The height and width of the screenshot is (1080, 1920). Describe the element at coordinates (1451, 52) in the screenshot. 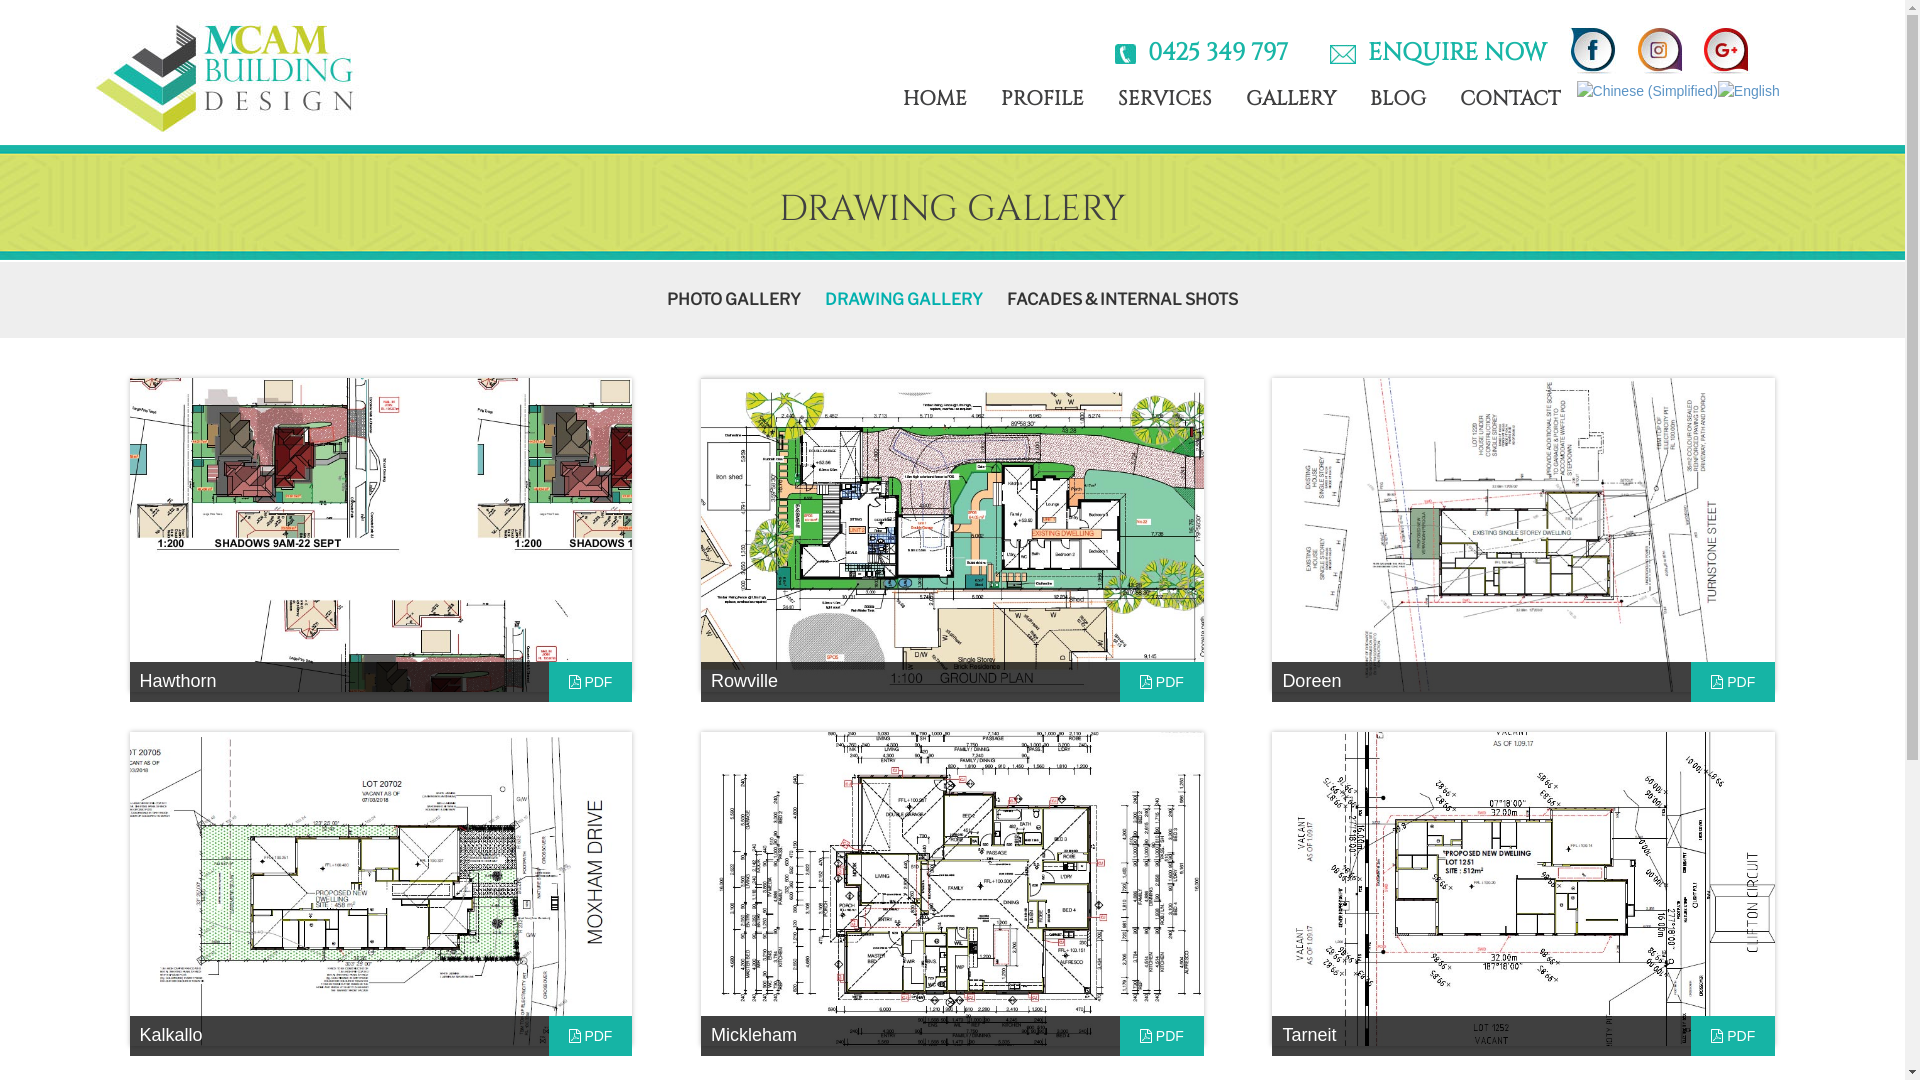

I see `' ENQUIRE NOW'` at that location.